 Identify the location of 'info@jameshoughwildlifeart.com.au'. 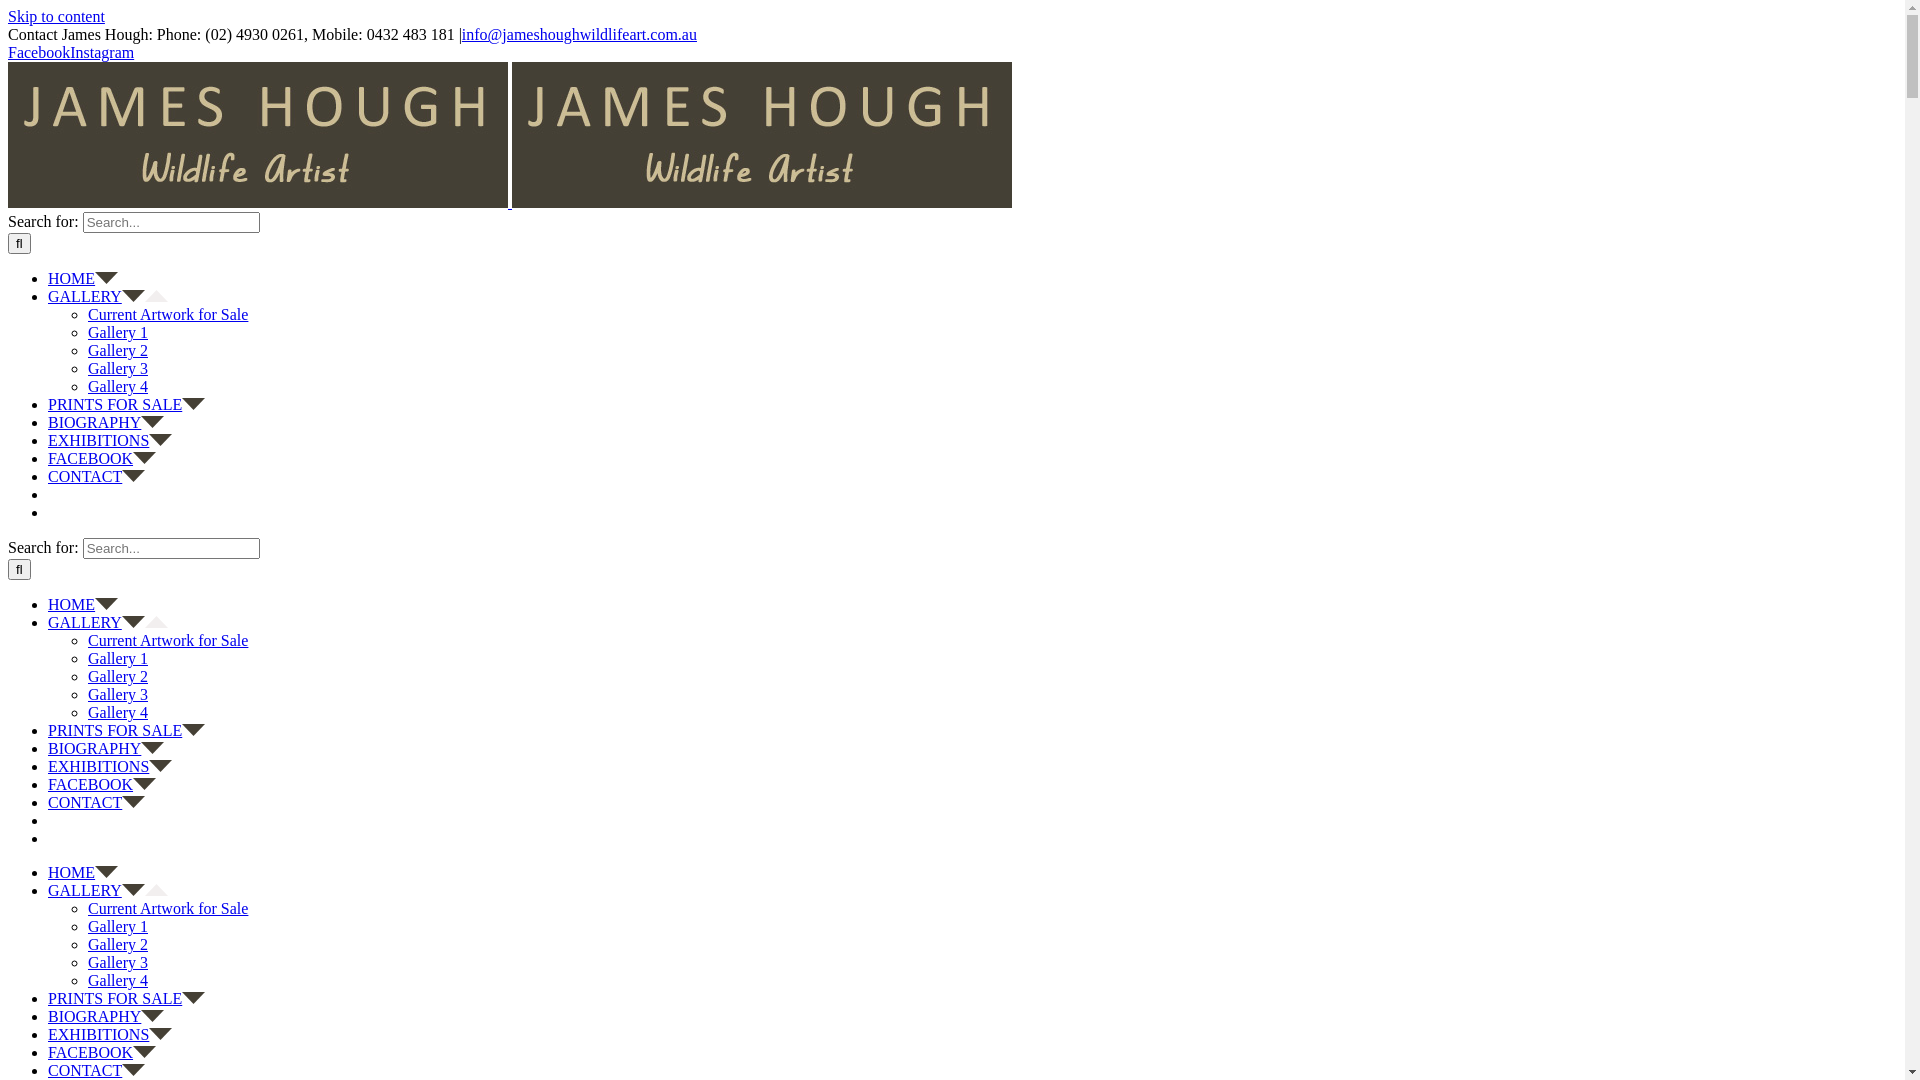
(578, 34).